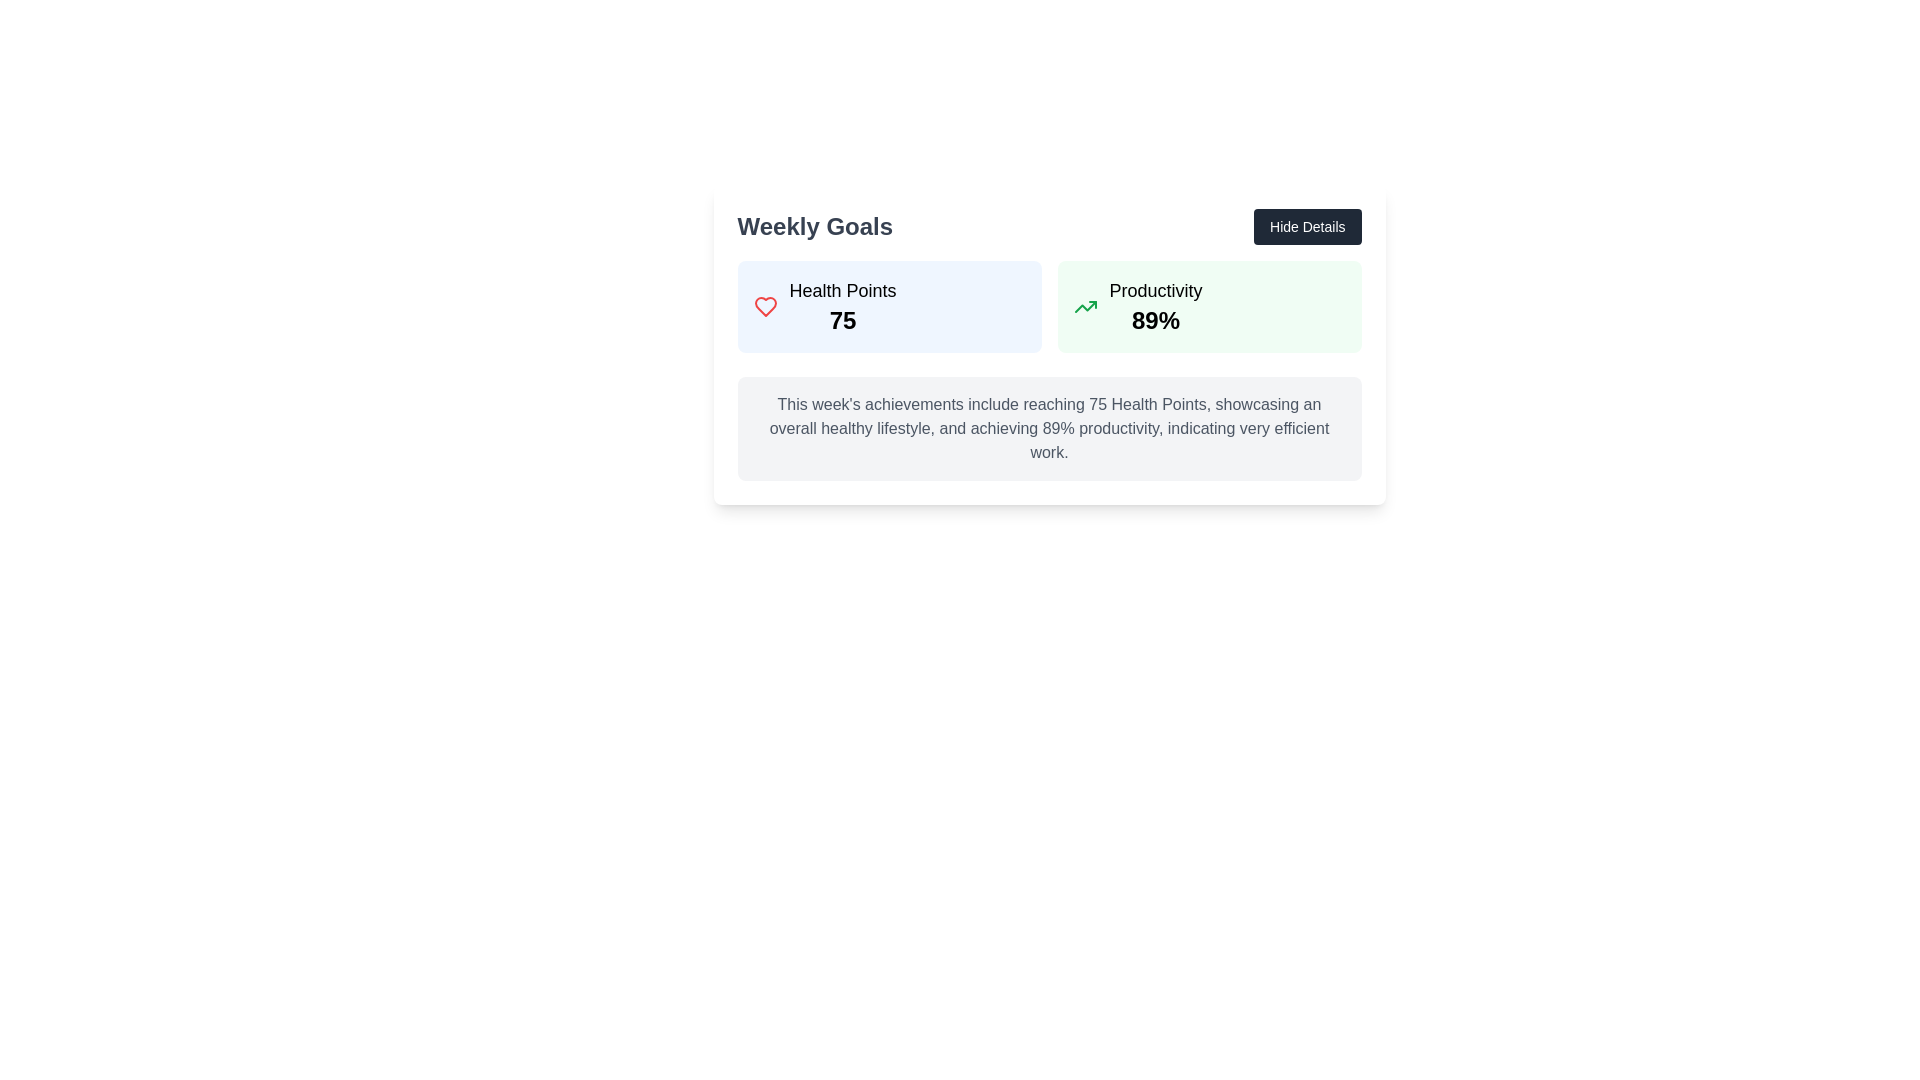  Describe the element at coordinates (1084, 307) in the screenshot. I see `the growth indicator icon located in the 'Productivity' section, positioned to the left of the text '89%' and above the textual description` at that location.